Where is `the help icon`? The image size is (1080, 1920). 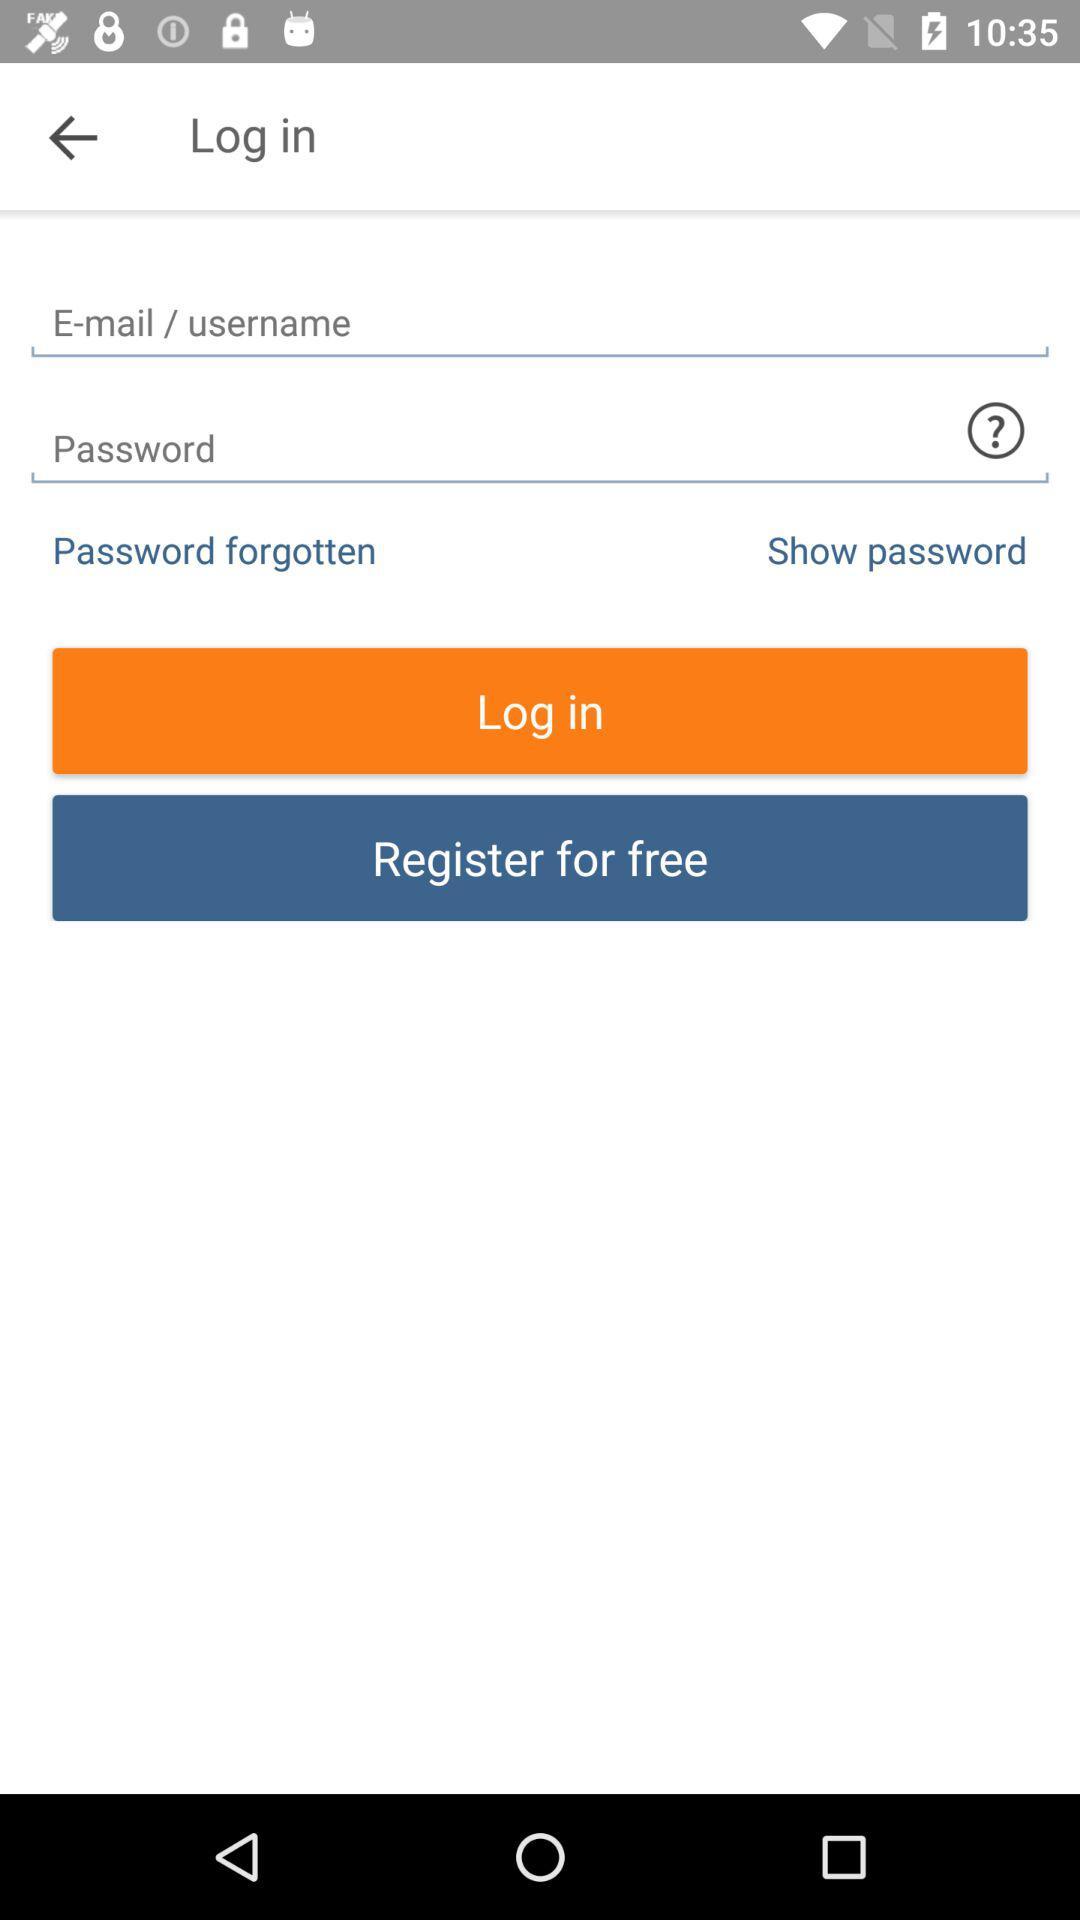
the help icon is located at coordinates (995, 429).